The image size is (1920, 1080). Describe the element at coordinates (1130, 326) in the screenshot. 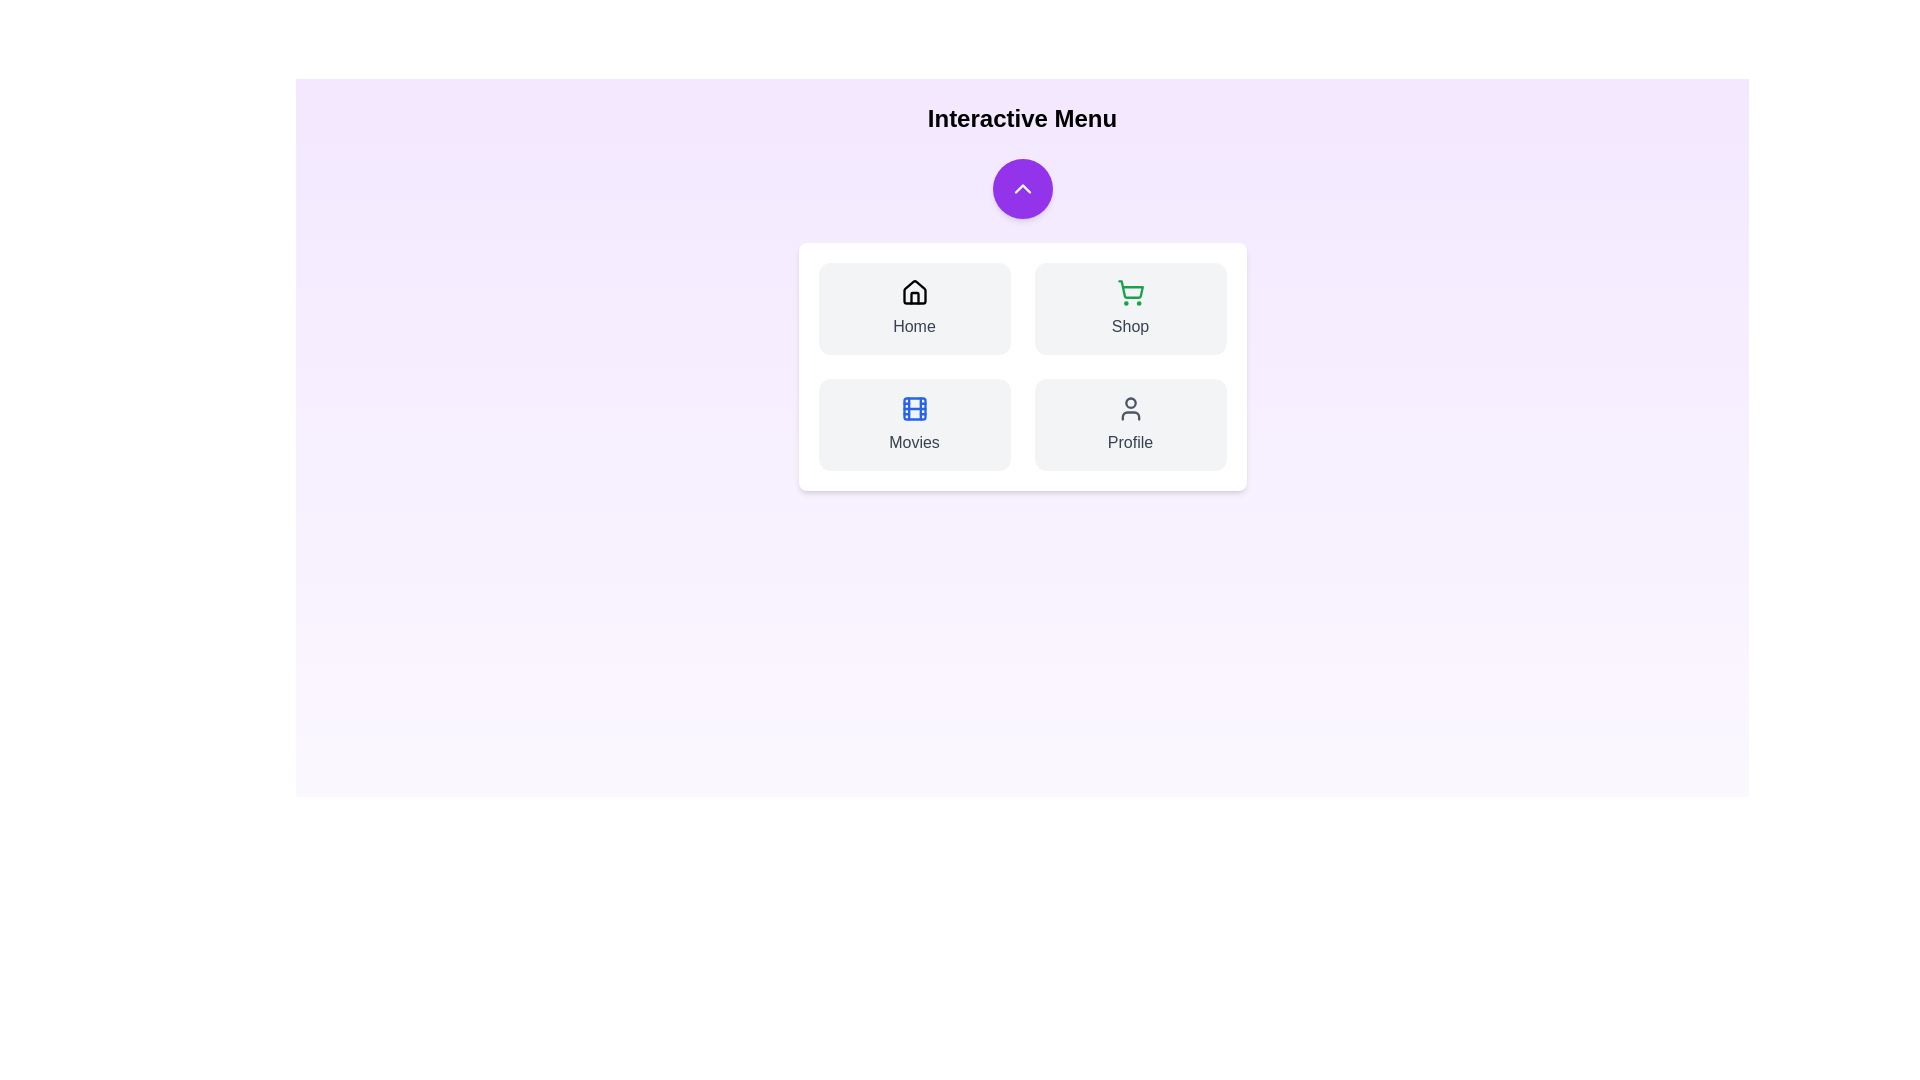

I see `the text label of the menu item Shop` at that location.